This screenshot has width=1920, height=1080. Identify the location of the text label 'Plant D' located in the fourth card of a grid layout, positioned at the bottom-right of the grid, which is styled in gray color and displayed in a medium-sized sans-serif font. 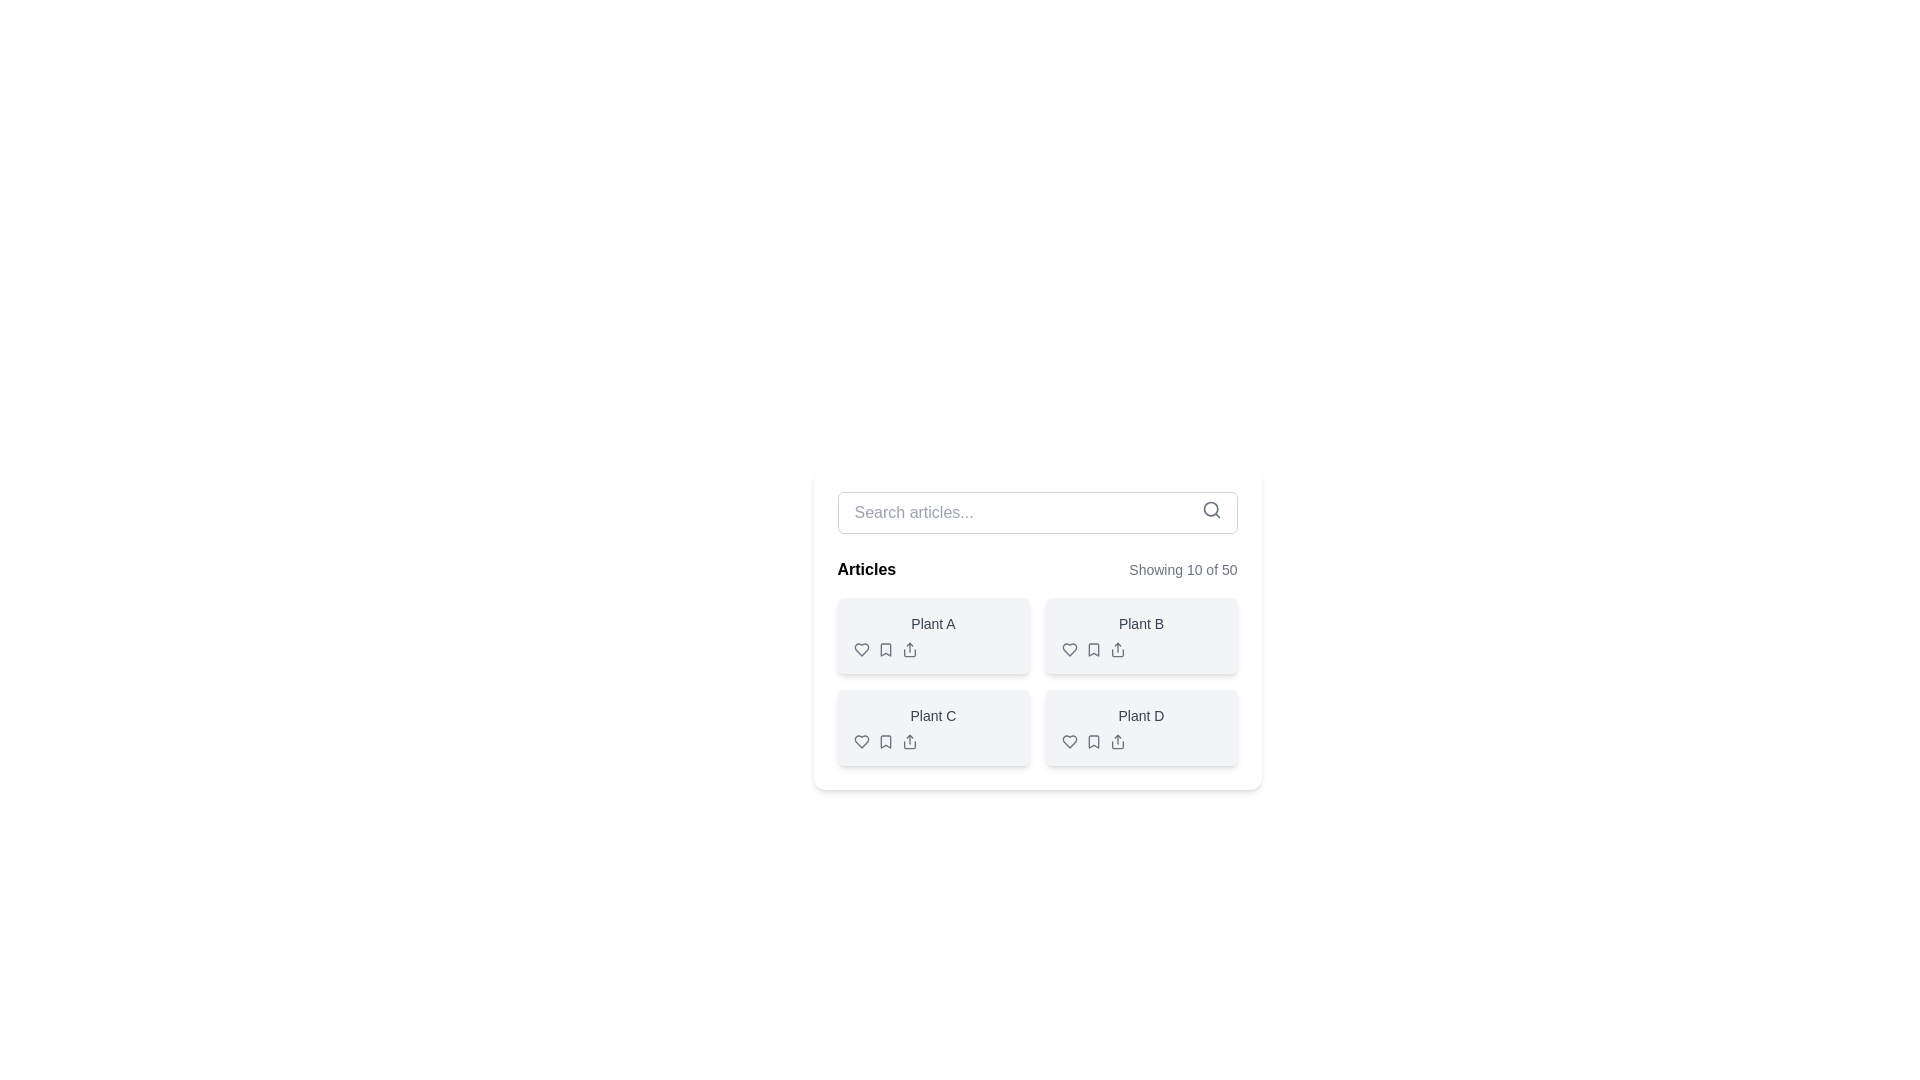
(1141, 715).